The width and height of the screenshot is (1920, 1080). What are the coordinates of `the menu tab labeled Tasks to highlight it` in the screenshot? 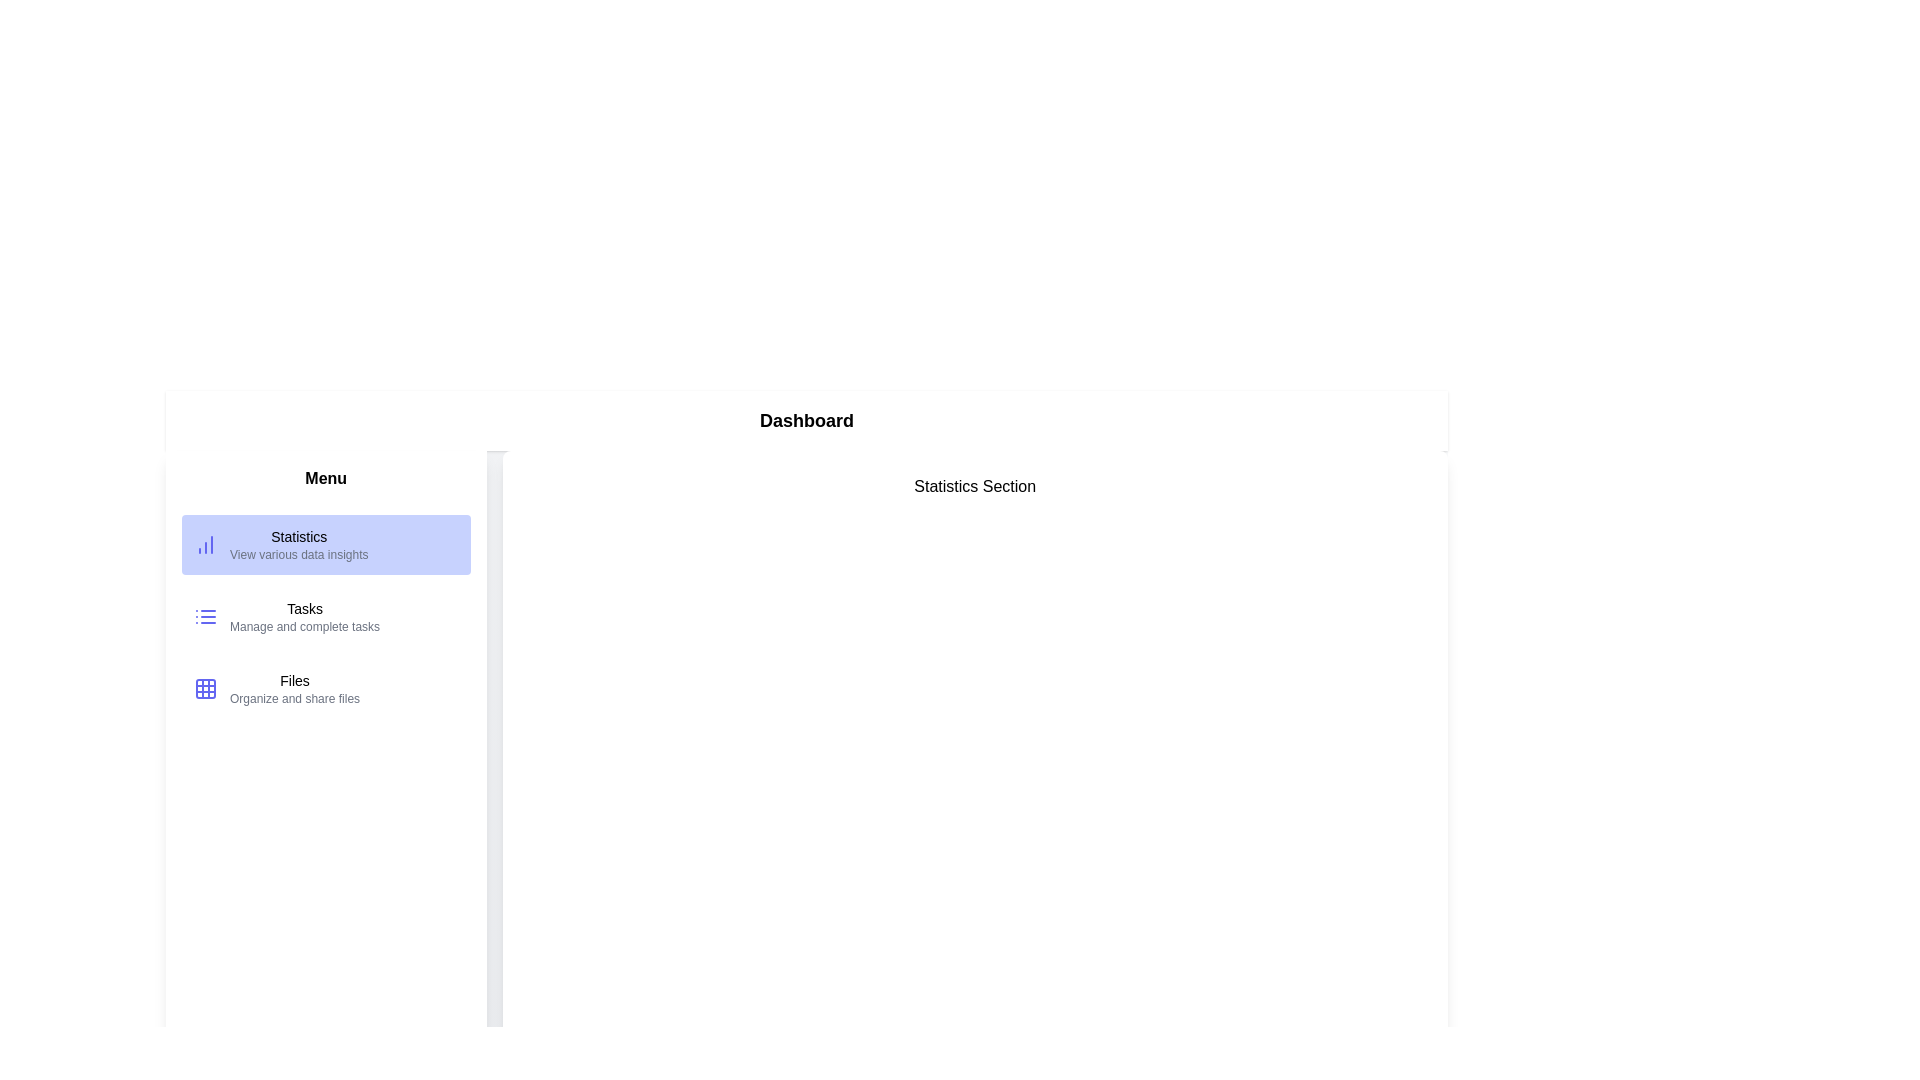 It's located at (326, 616).